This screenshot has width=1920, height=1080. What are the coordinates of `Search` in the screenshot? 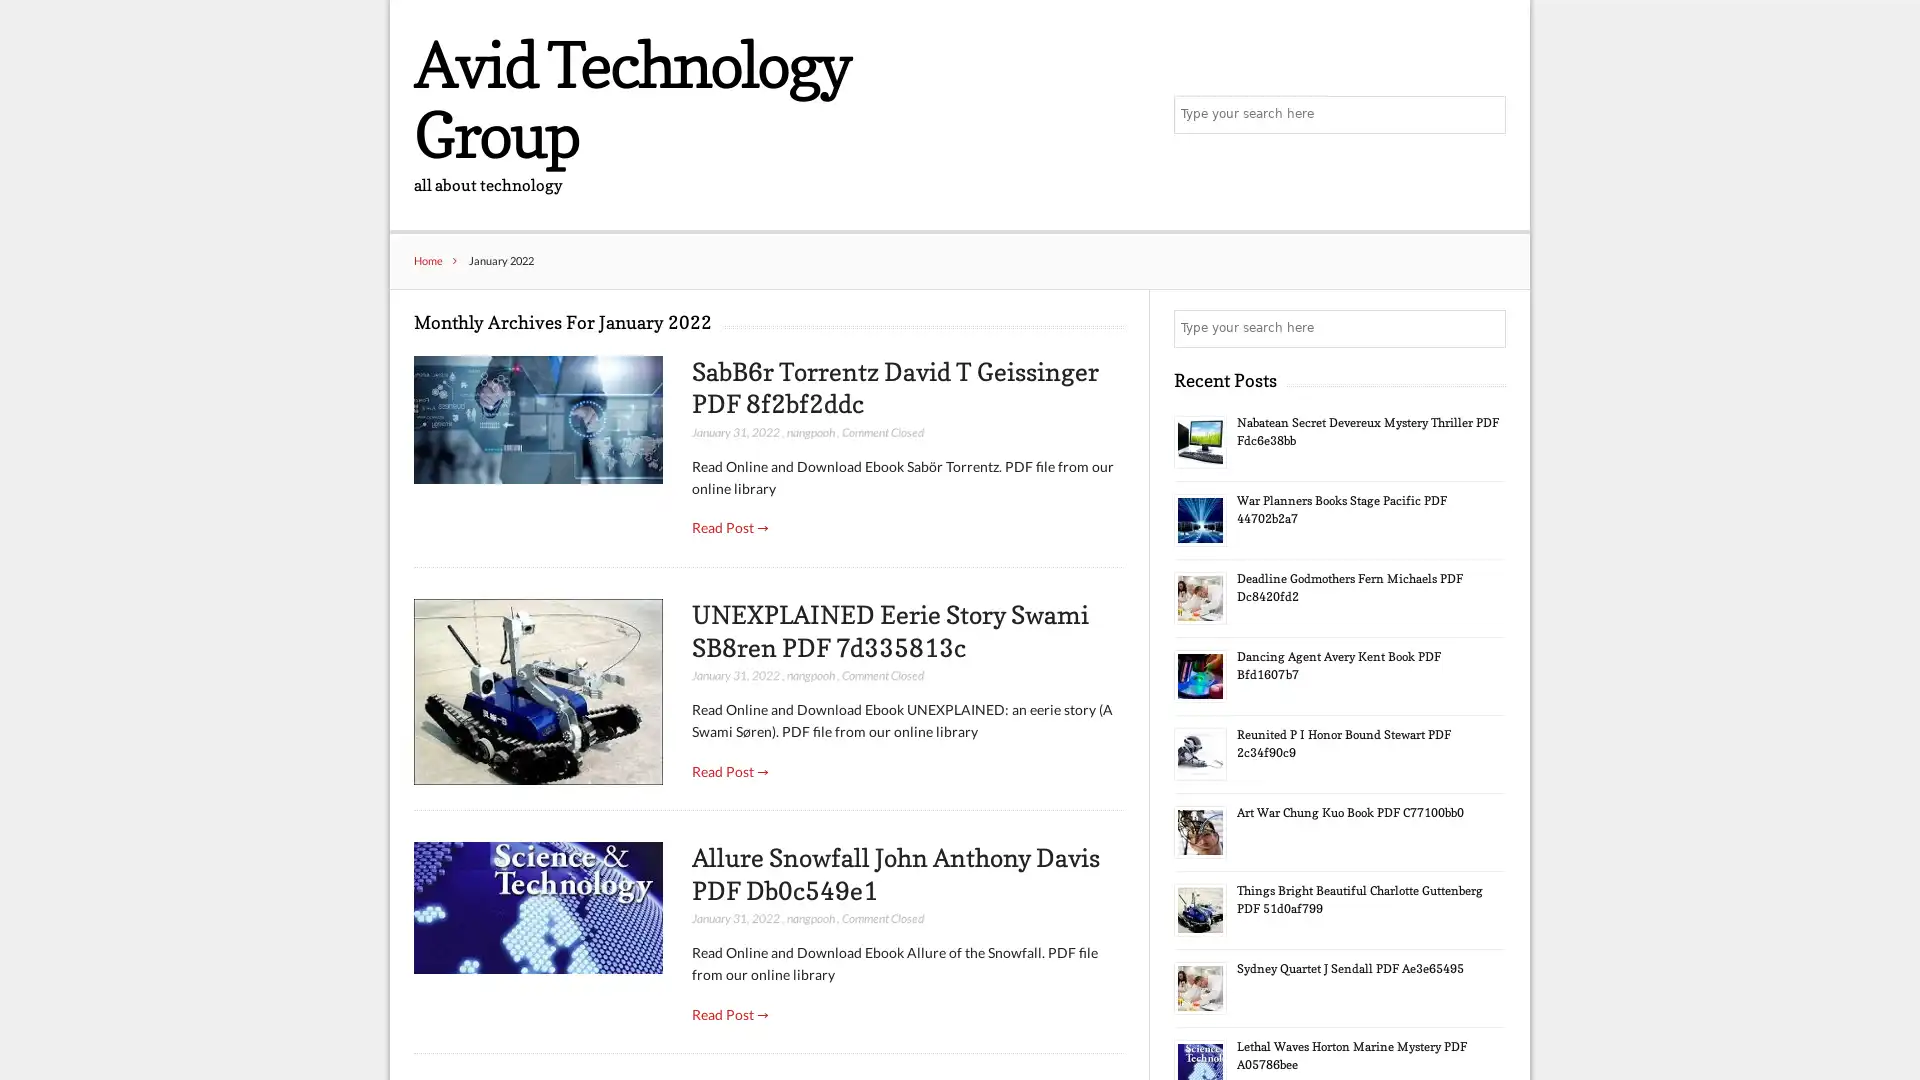 It's located at (1485, 329).